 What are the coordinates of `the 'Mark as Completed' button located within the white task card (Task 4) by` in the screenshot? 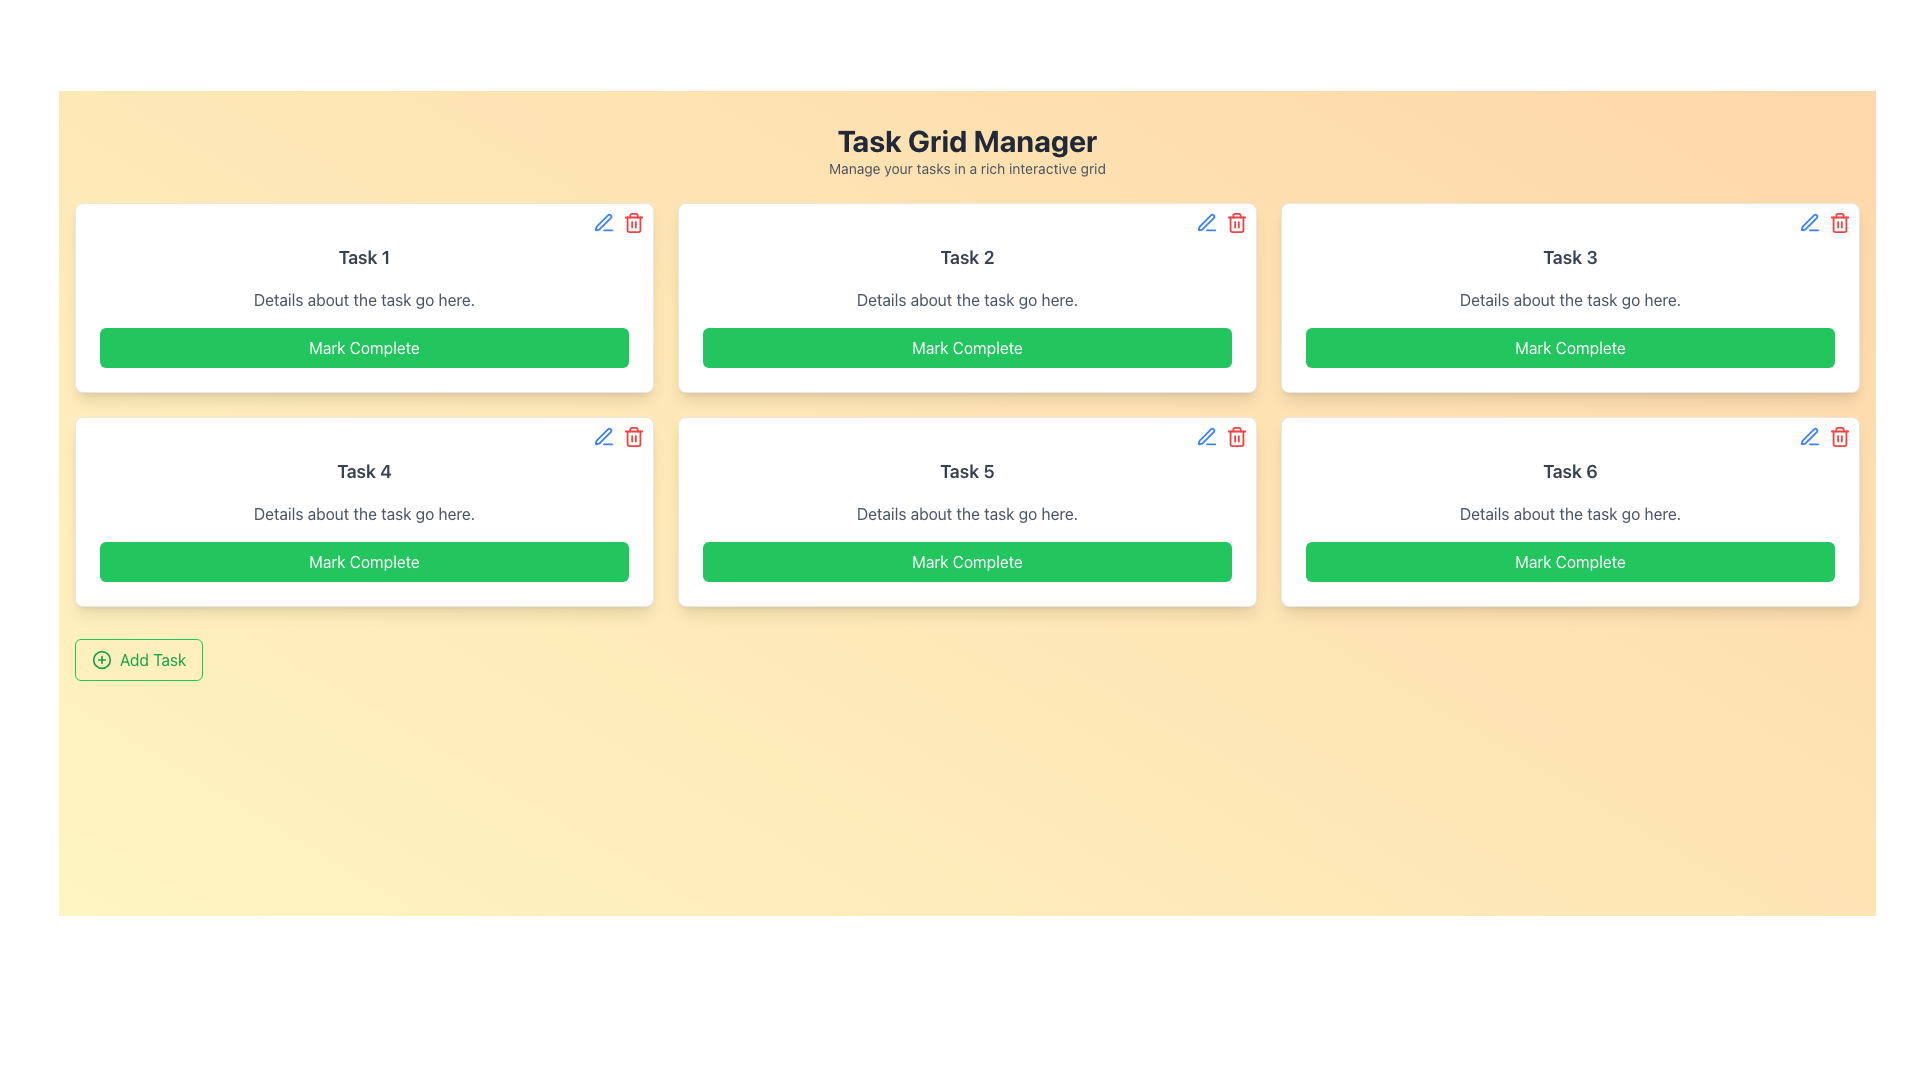 It's located at (364, 562).